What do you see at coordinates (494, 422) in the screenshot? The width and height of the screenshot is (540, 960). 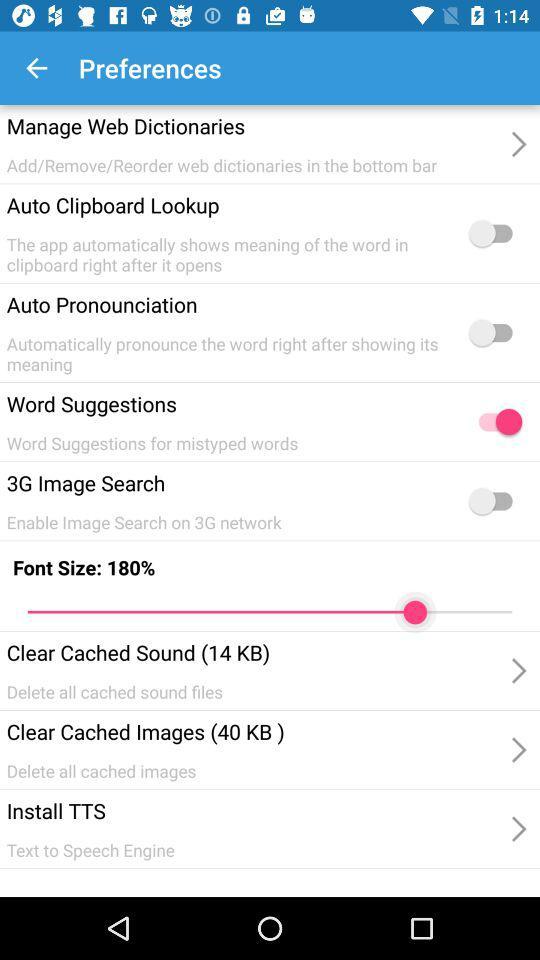 I see `word suggestions on` at bounding box center [494, 422].